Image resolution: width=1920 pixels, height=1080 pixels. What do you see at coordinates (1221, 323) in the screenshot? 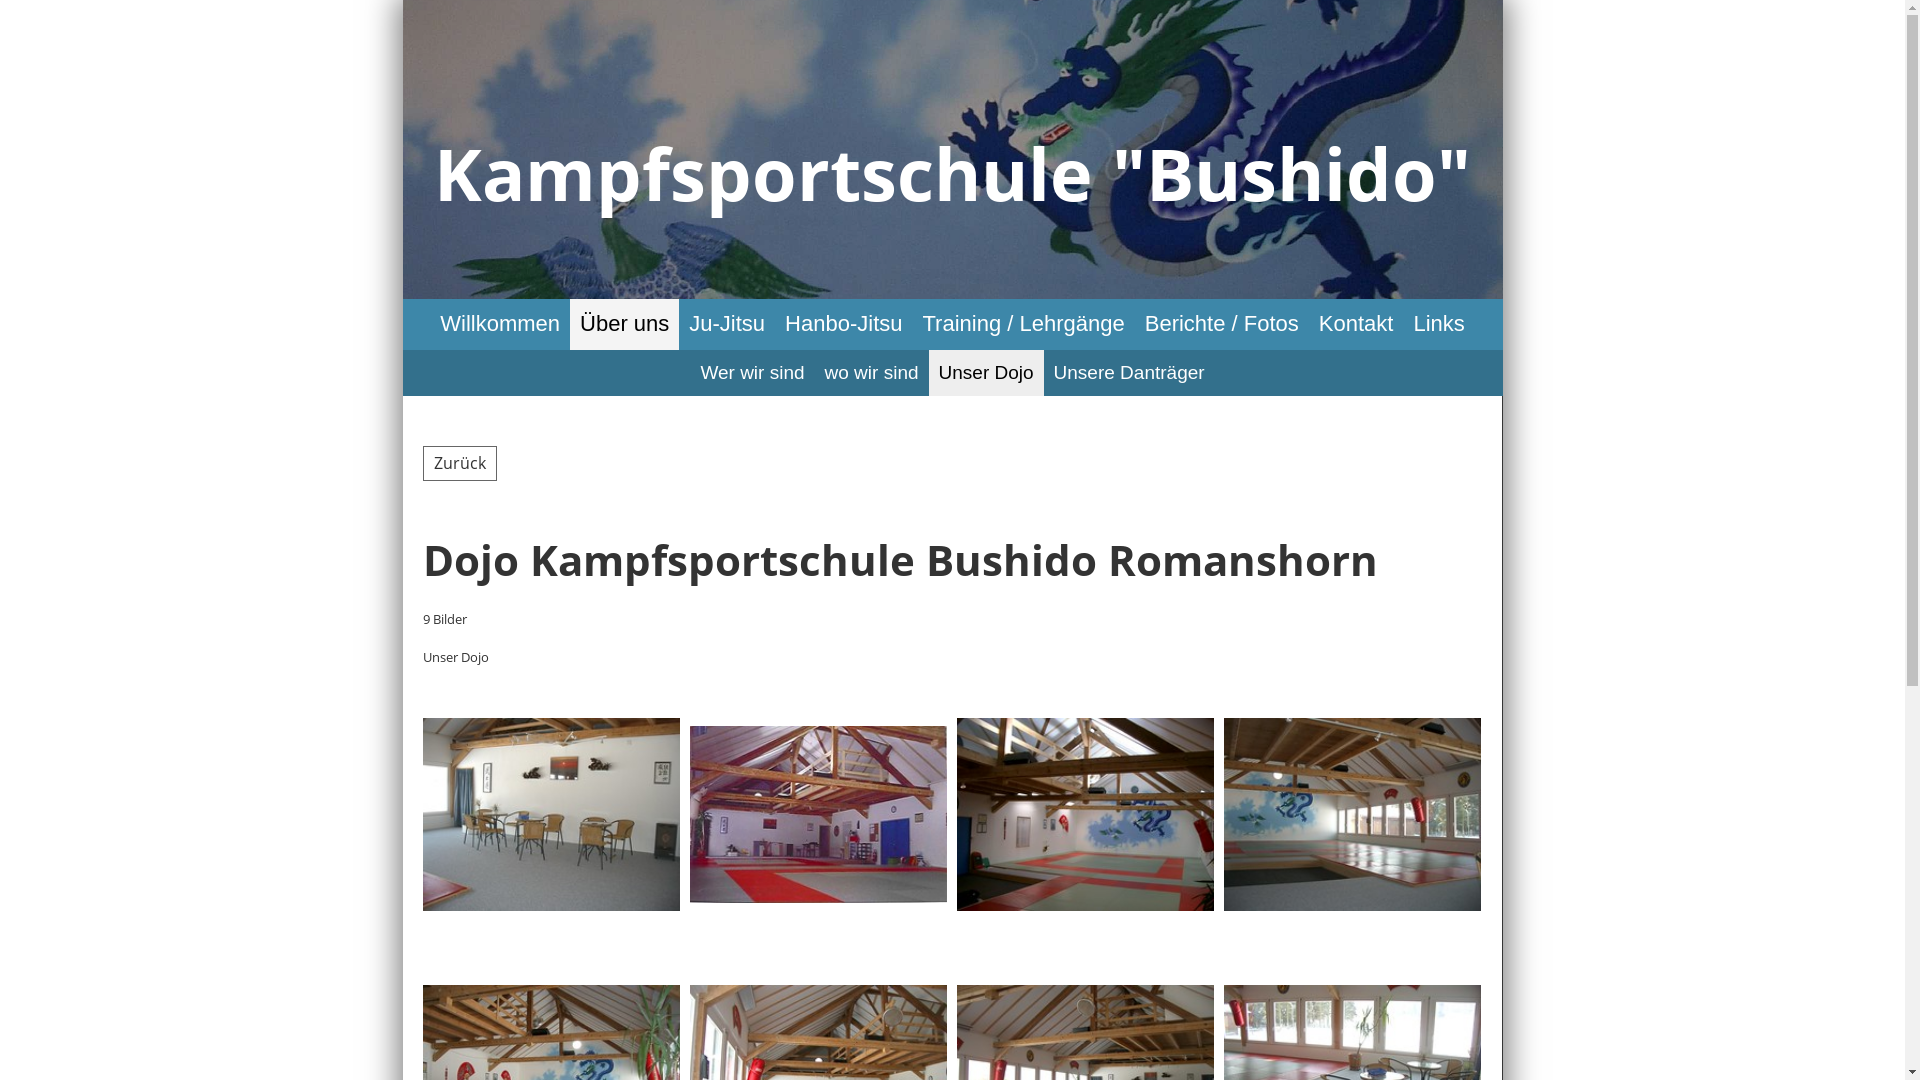
I see `'Berichte / Fotos'` at bounding box center [1221, 323].